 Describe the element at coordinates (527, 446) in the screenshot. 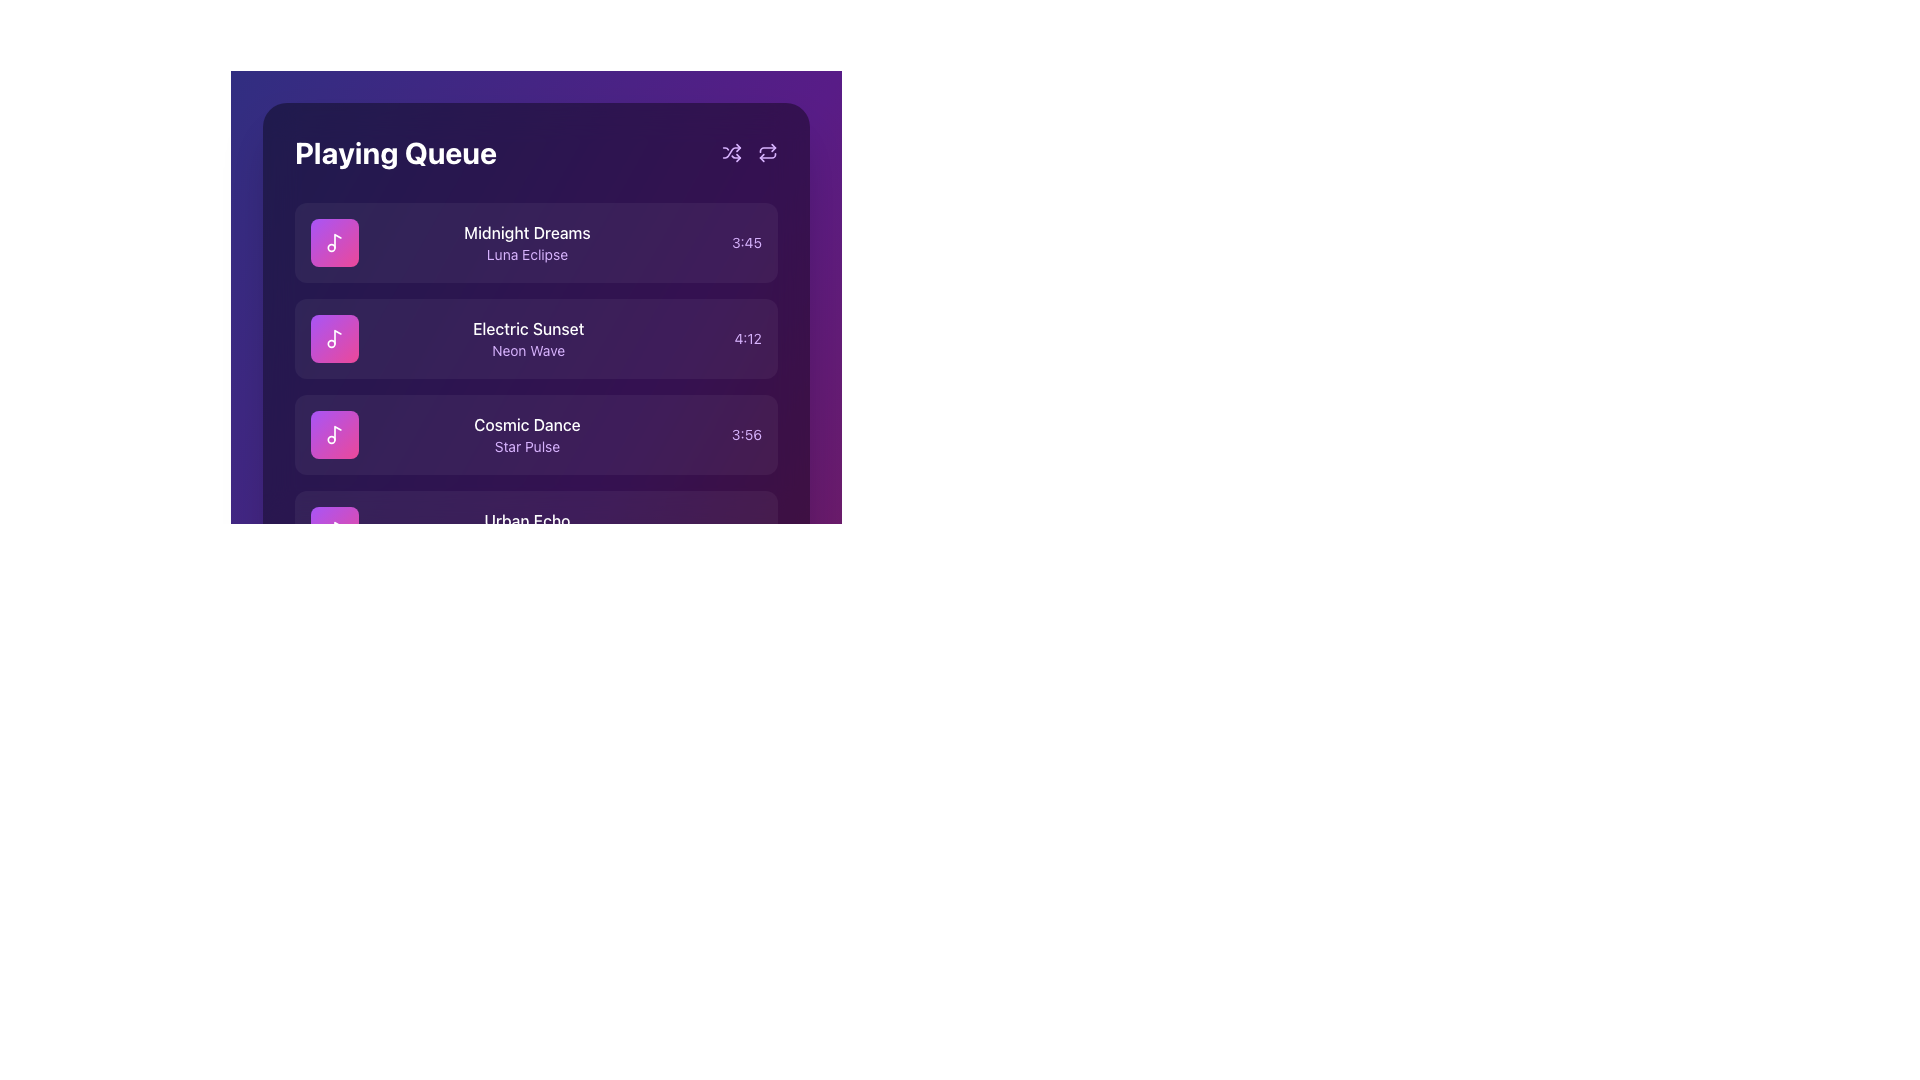

I see `the text label displaying 'Star Pulse', which is styled in light purple and positioned directly below the larger label 'Cosmic Dance'` at that location.